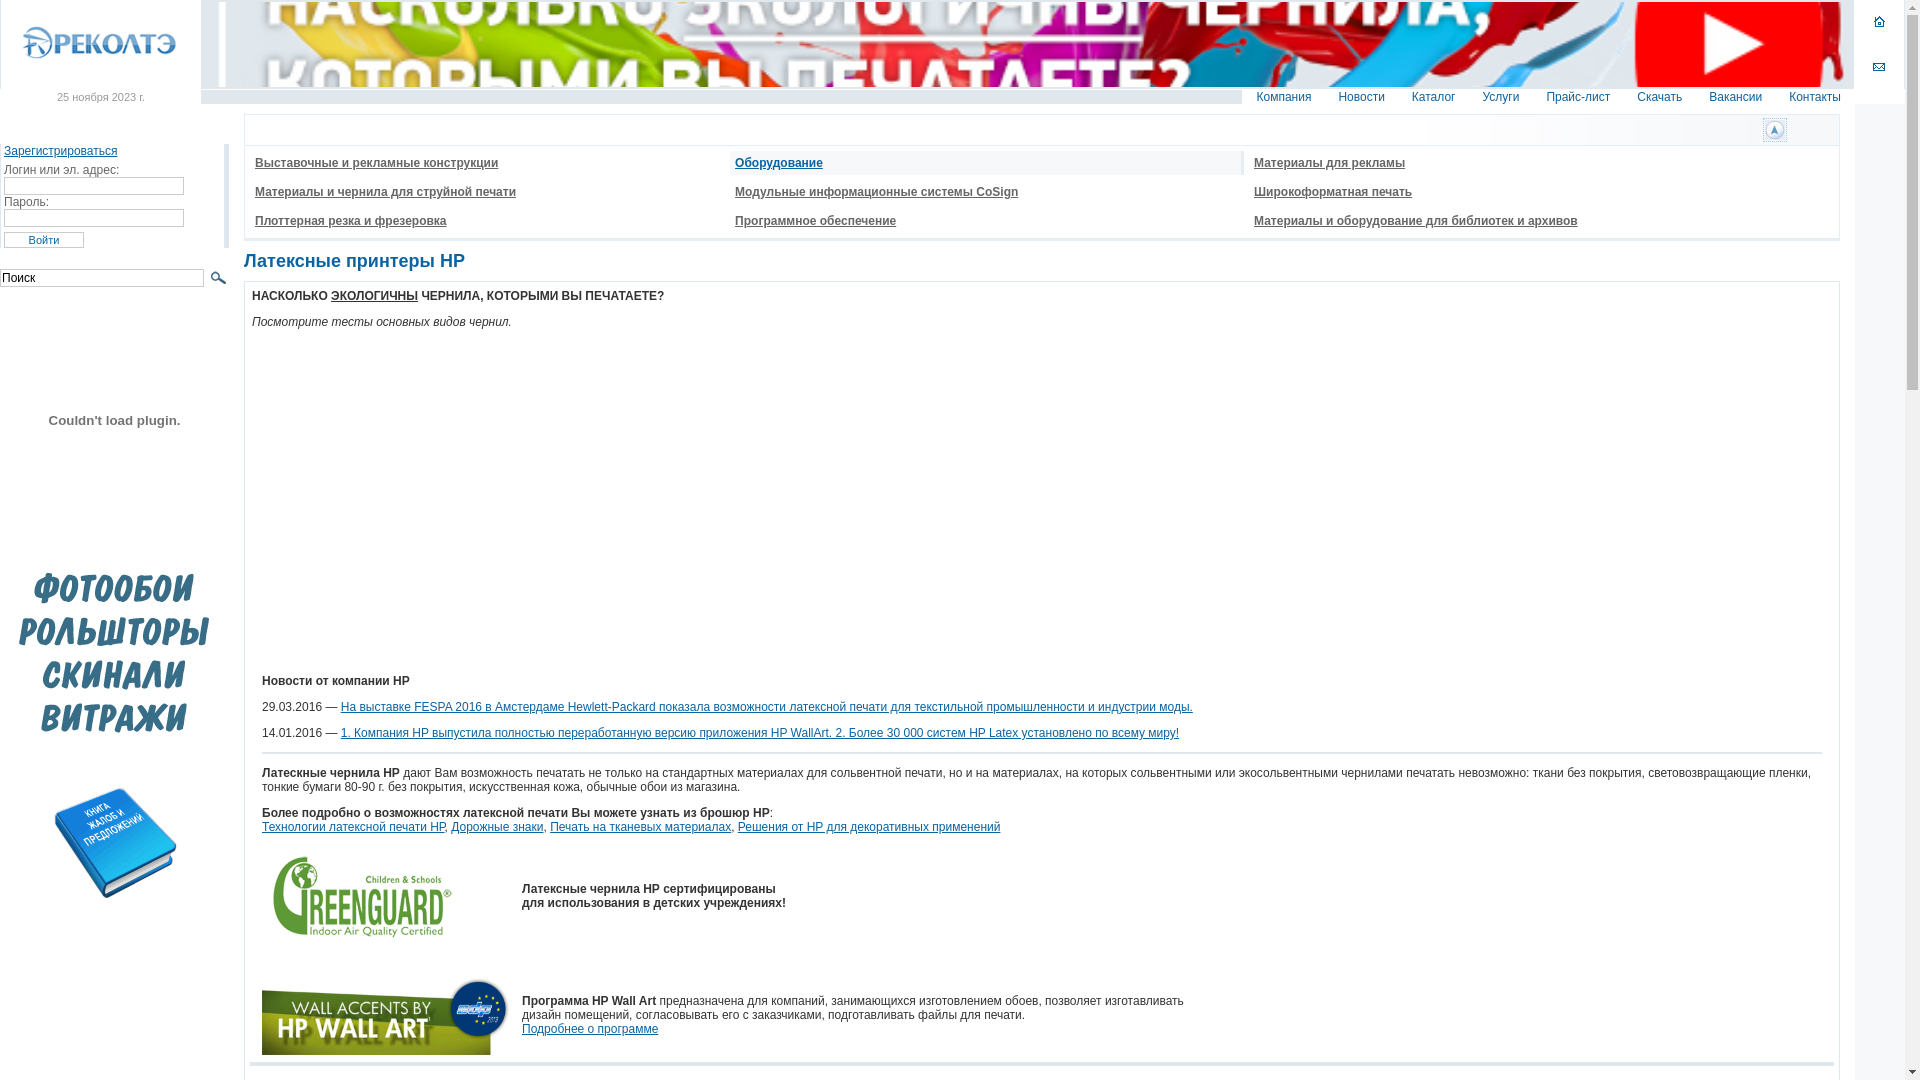  What do you see at coordinates (1775, 130) in the screenshot?
I see `'????????'` at bounding box center [1775, 130].